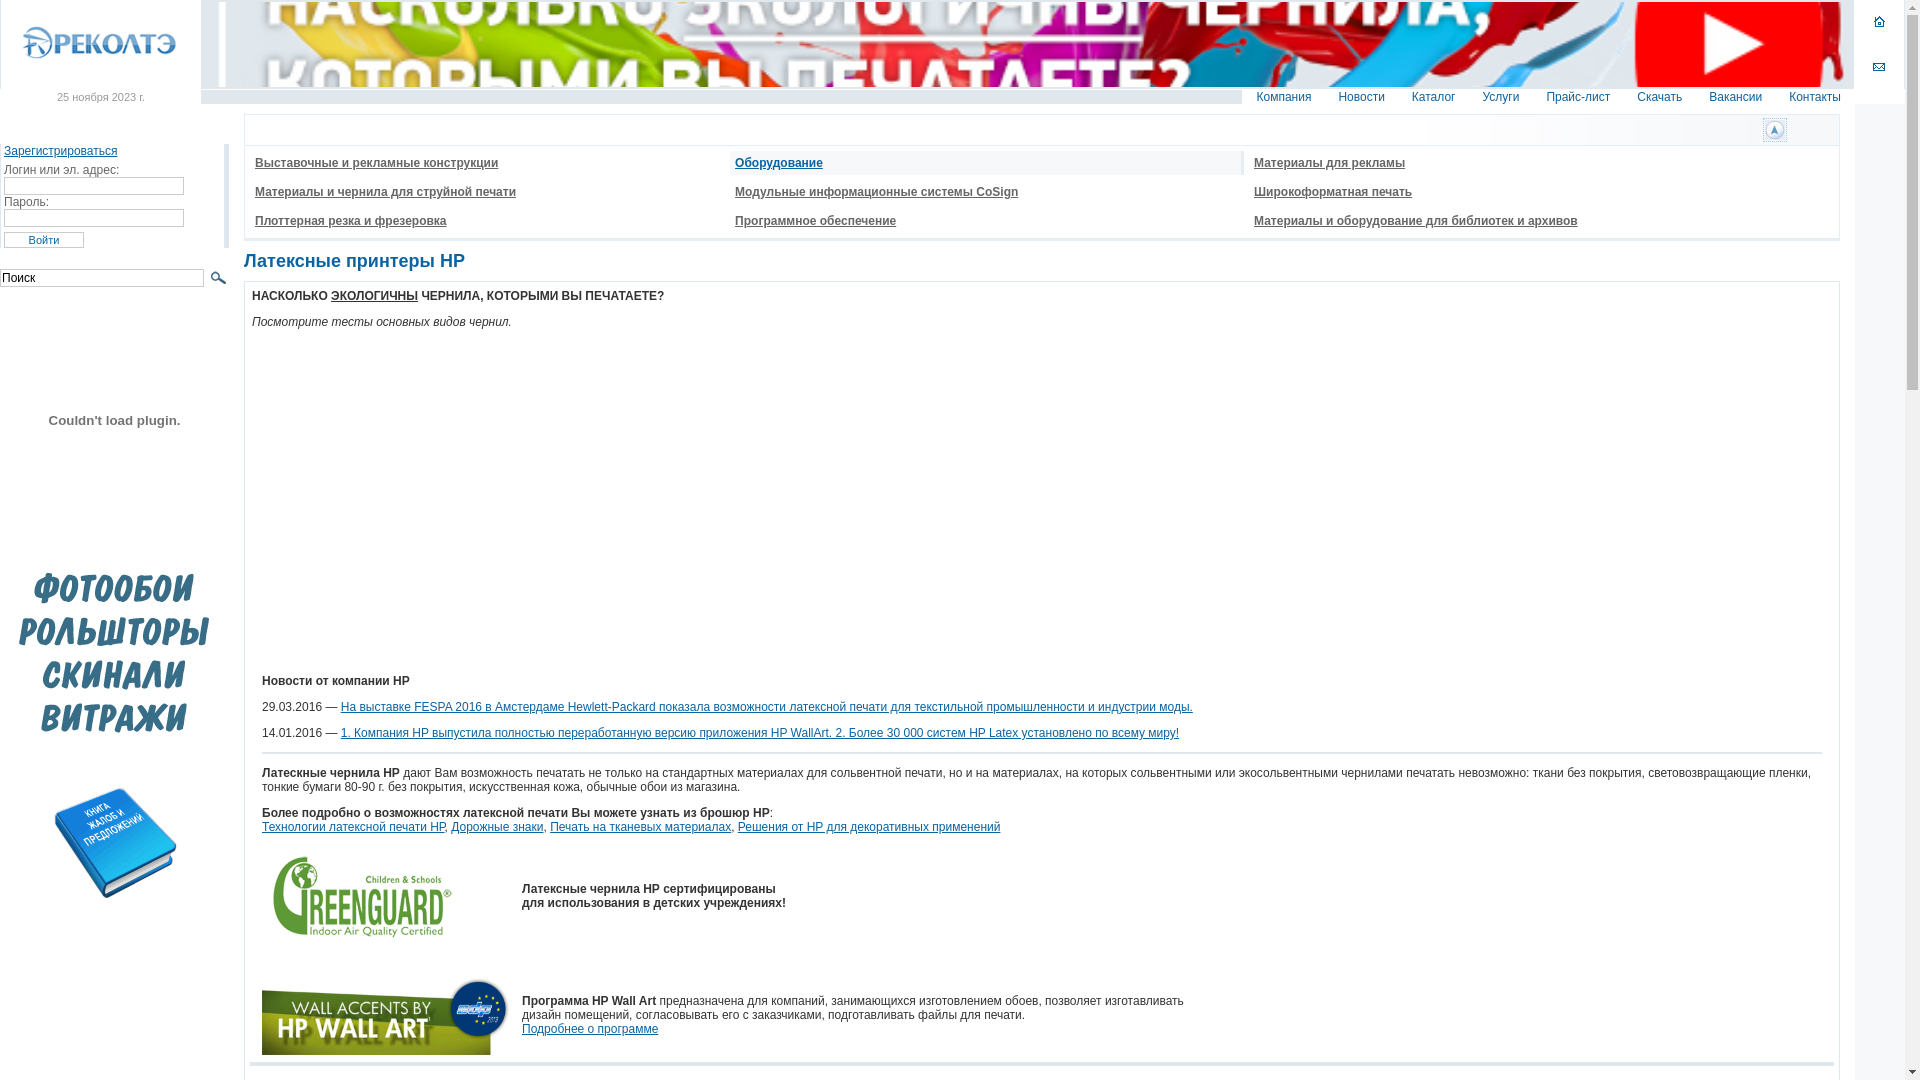  What do you see at coordinates (1775, 130) in the screenshot?
I see `'????????'` at bounding box center [1775, 130].